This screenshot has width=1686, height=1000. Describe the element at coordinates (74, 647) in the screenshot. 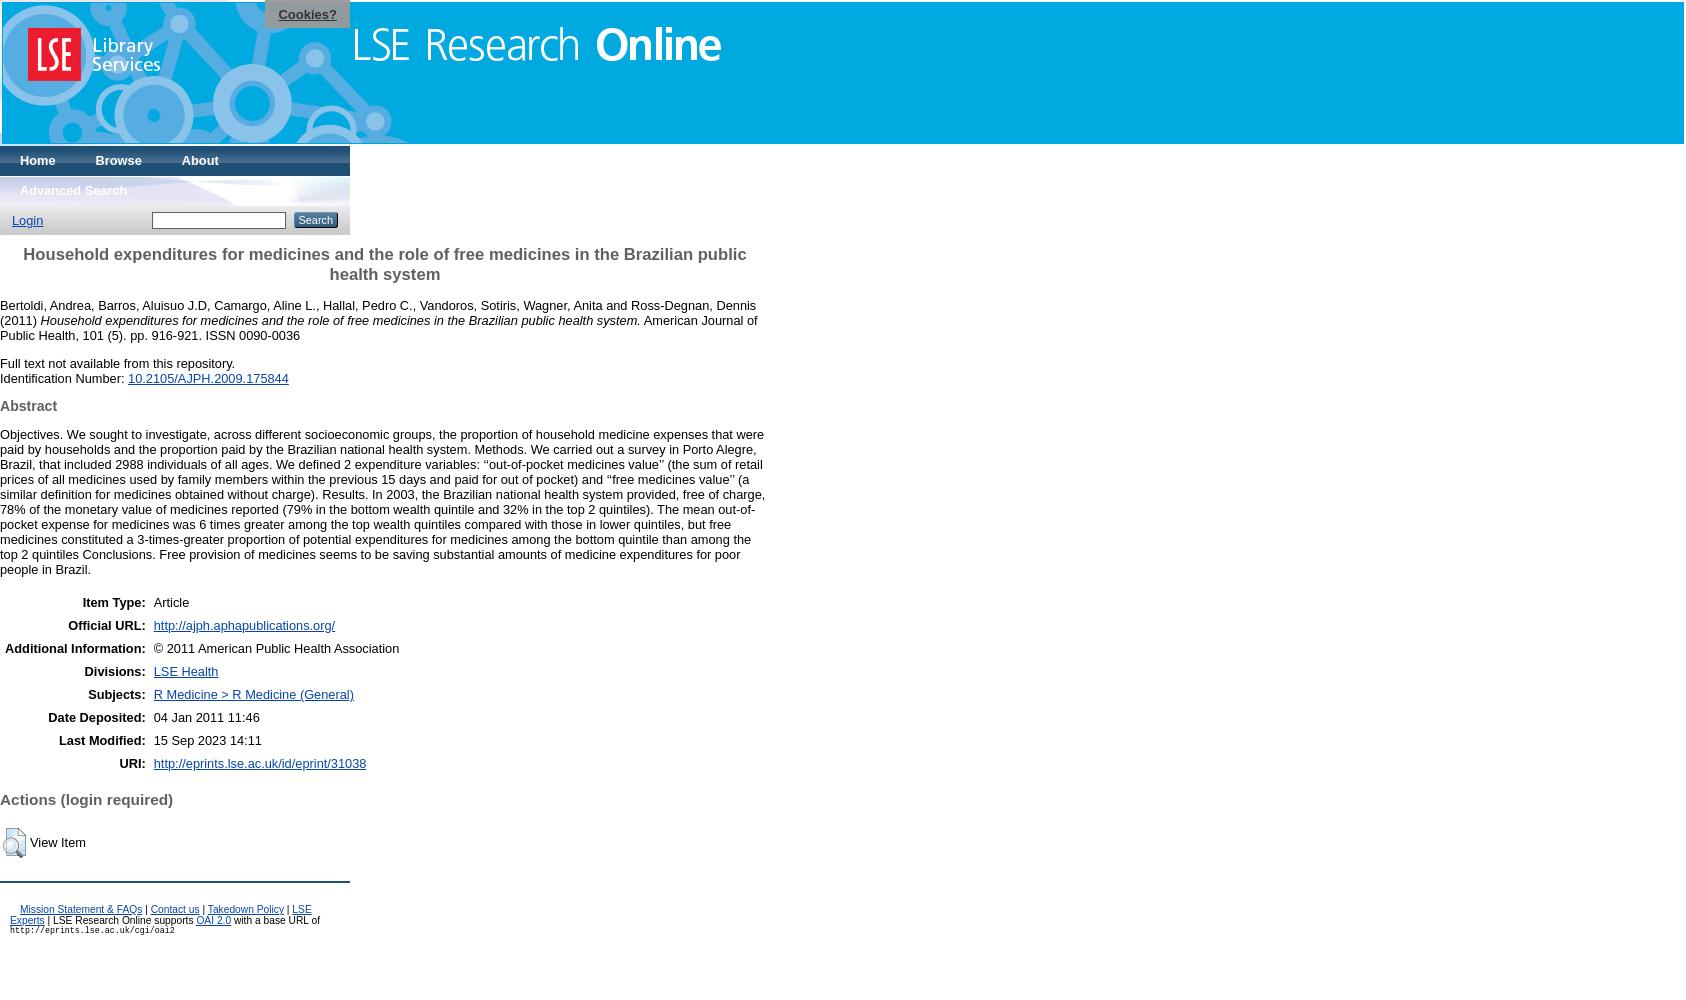

I see `'Additional Information:'` at that location.